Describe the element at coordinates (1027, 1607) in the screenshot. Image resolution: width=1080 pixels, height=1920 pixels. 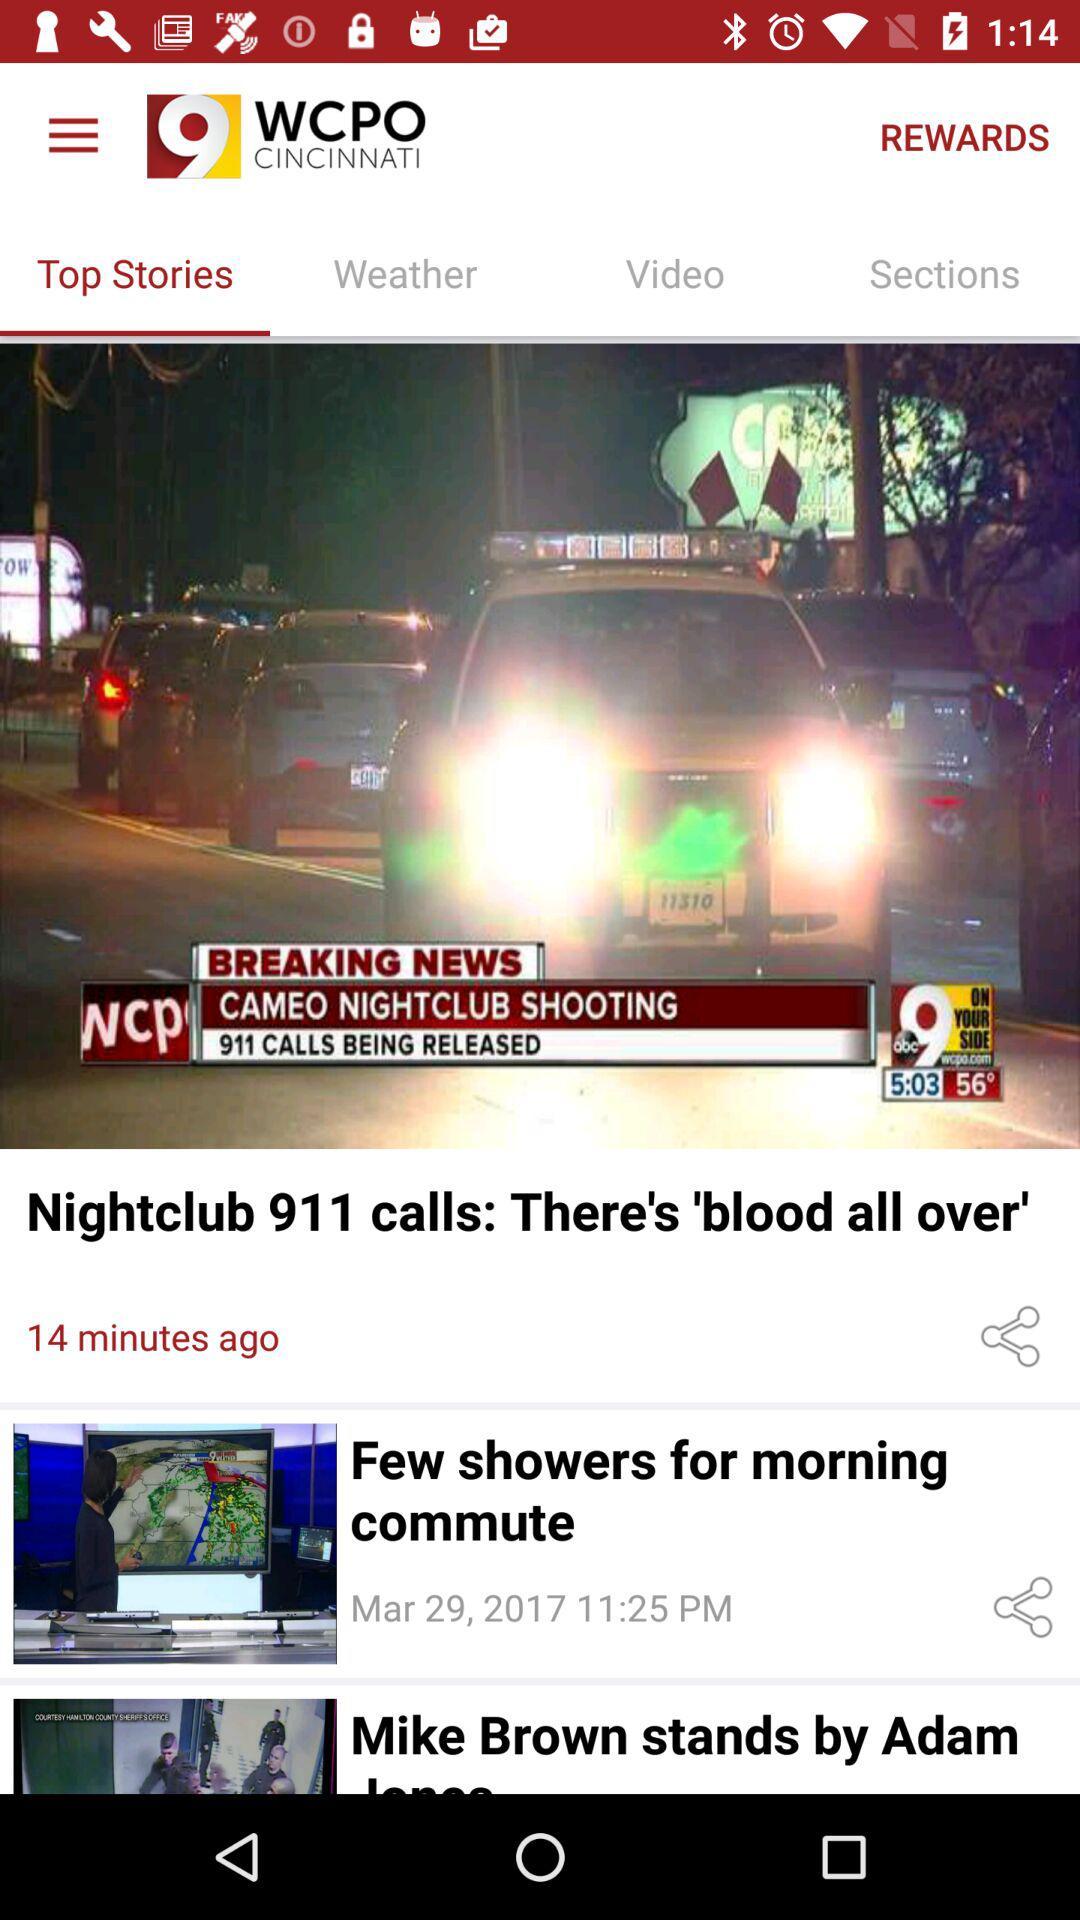
I see `share` at that location.